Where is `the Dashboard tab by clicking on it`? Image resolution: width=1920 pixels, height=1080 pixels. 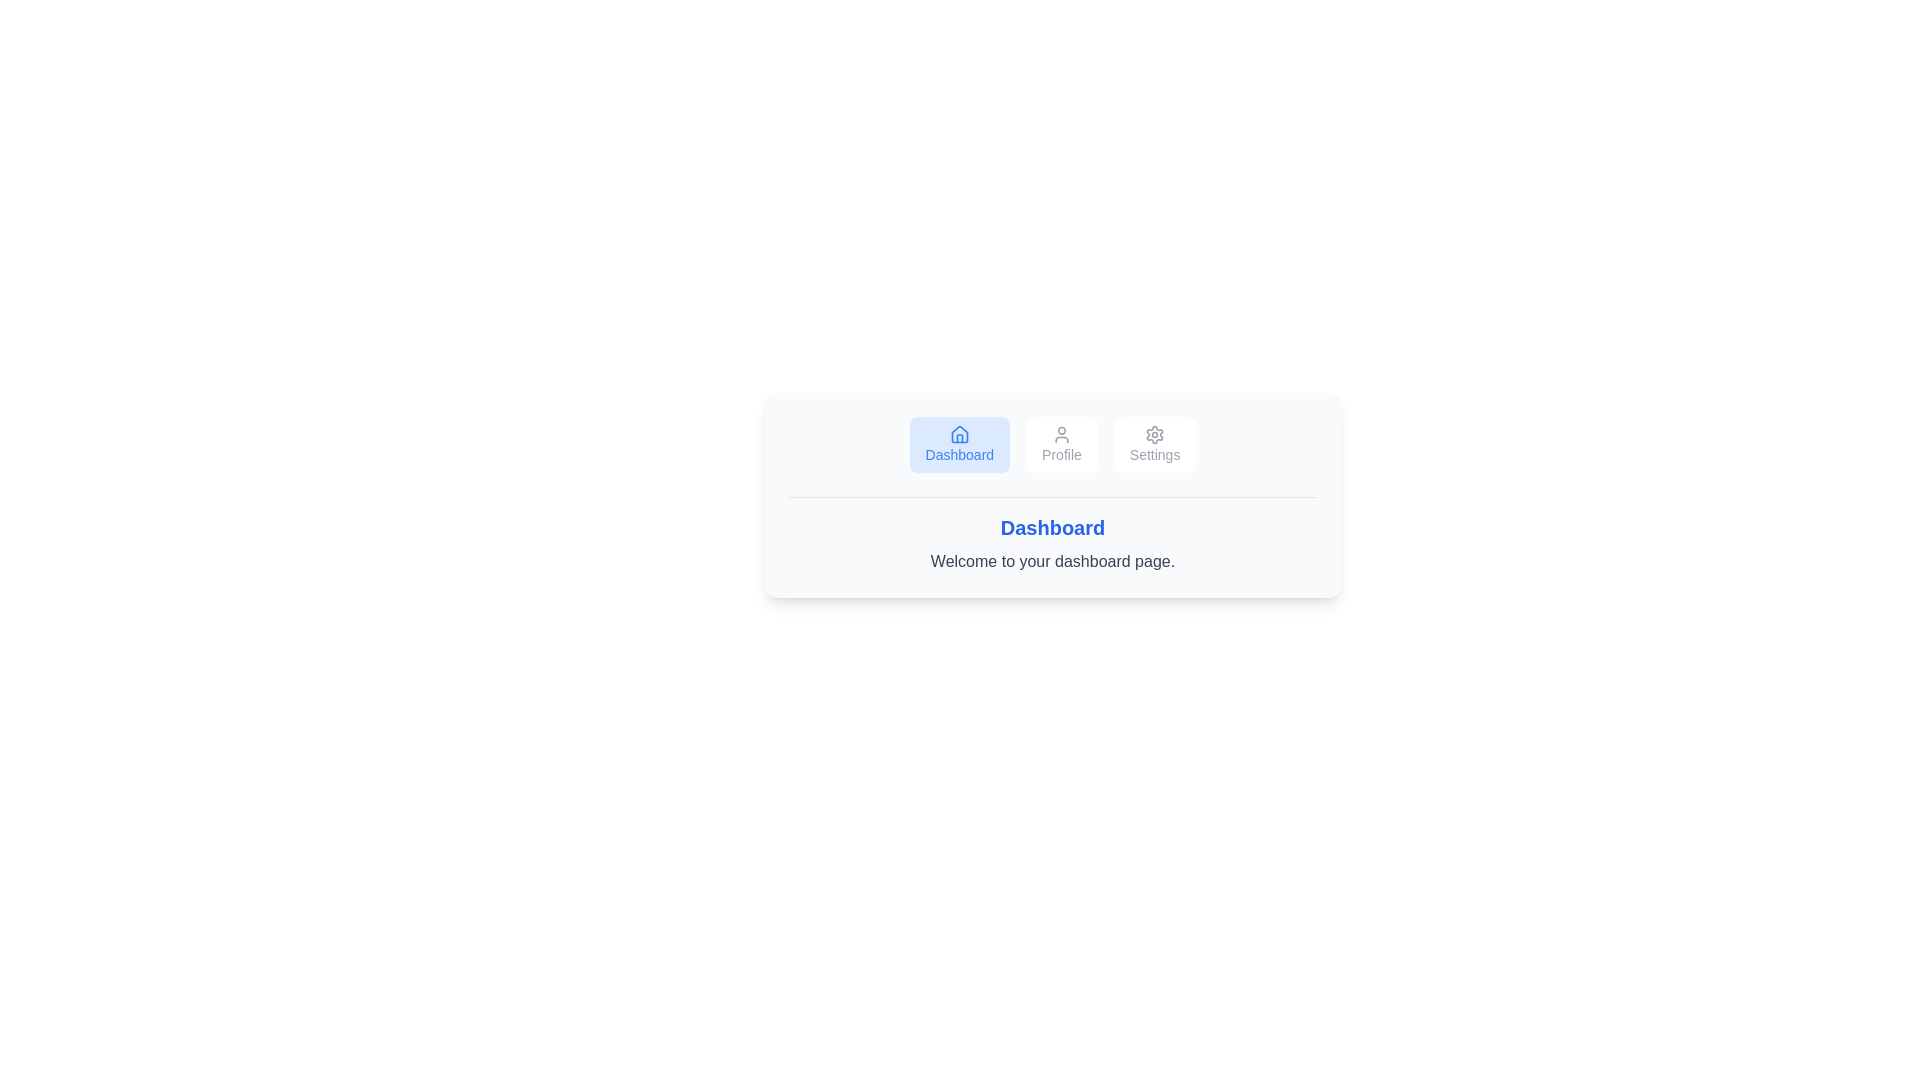 the Dashboard tab by clicking on it is located at coordinates (958, 443).